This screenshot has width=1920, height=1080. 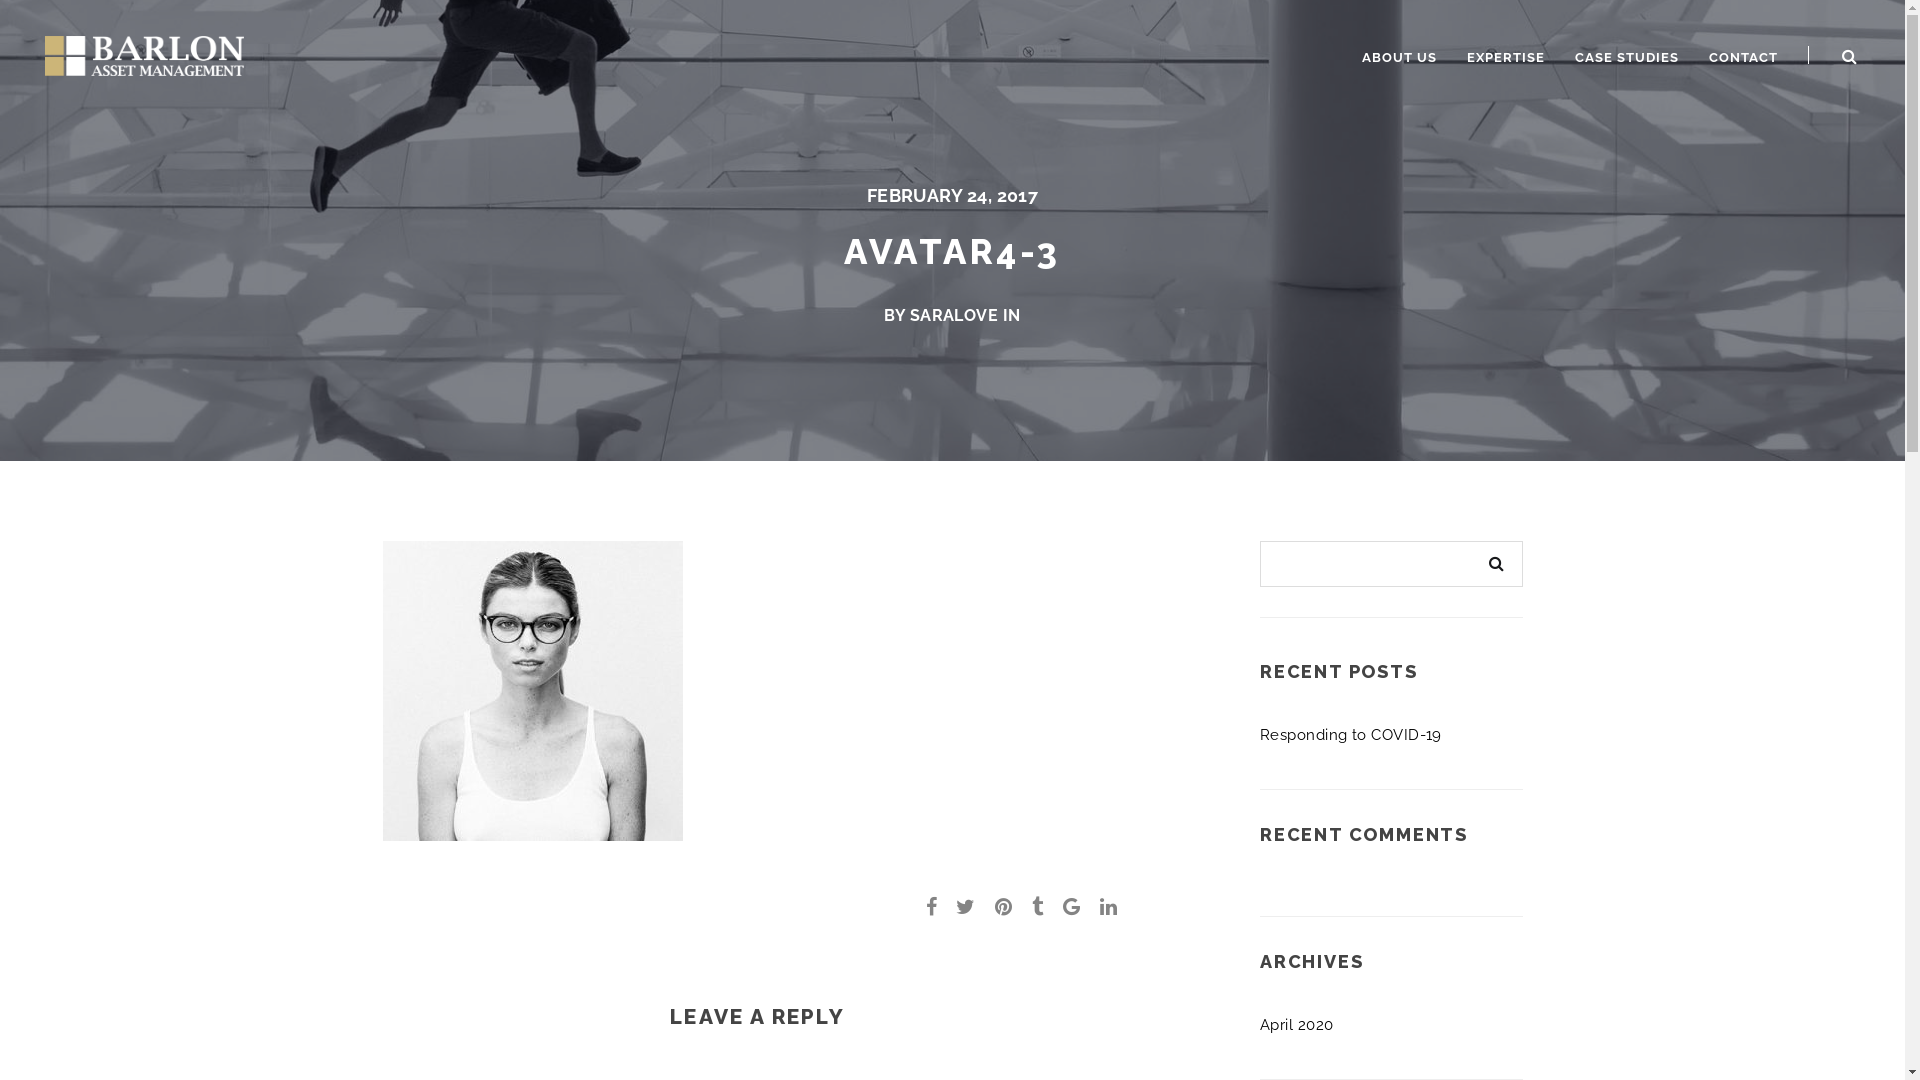 I want to click on 'CONTACT', so click(x=1742, y=56).